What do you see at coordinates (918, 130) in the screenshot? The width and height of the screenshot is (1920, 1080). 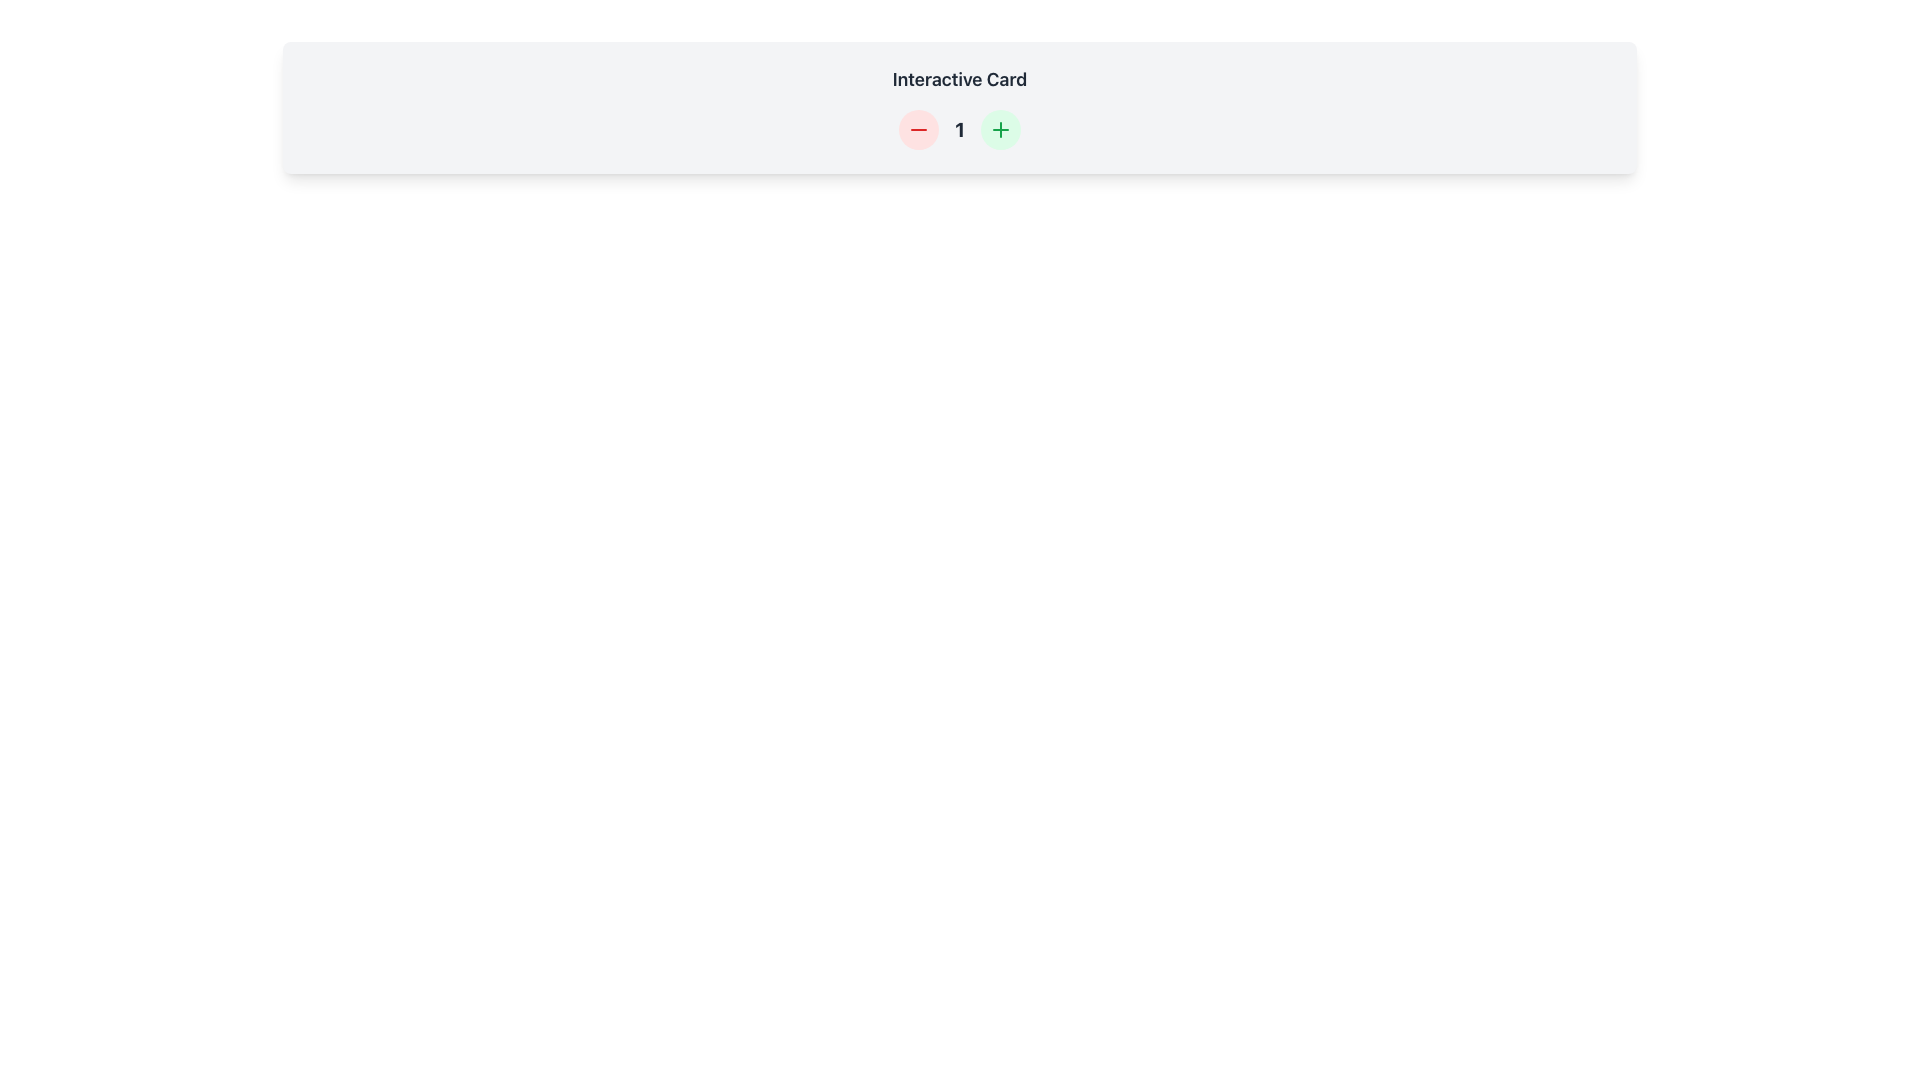 I see `the button designed to decrease a numerical value by one, which is located on the left side of a numeric label ('1') and adjacent to a green circular button with a plus icon` at bounding box center [918, 130].